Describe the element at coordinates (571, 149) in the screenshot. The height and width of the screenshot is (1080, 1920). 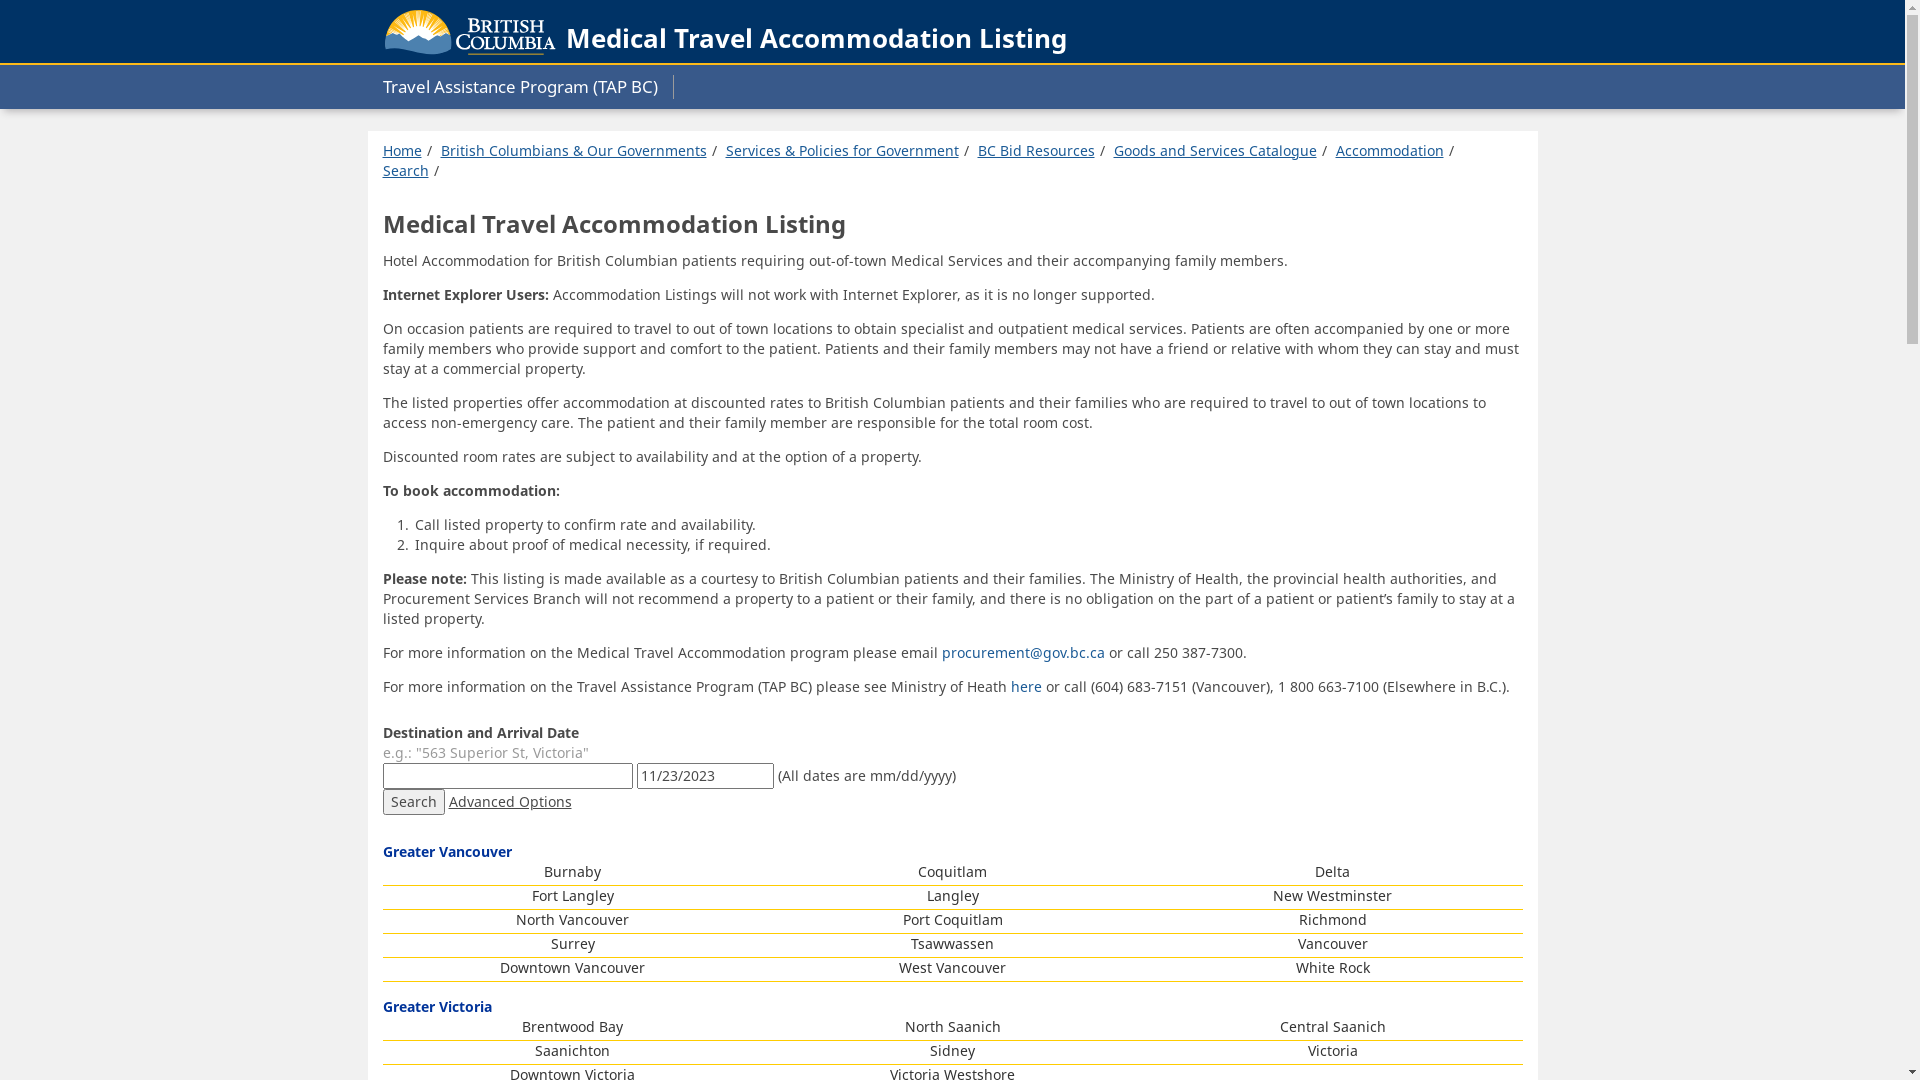
I see `'British Columbians & Our Governments'` at that location.